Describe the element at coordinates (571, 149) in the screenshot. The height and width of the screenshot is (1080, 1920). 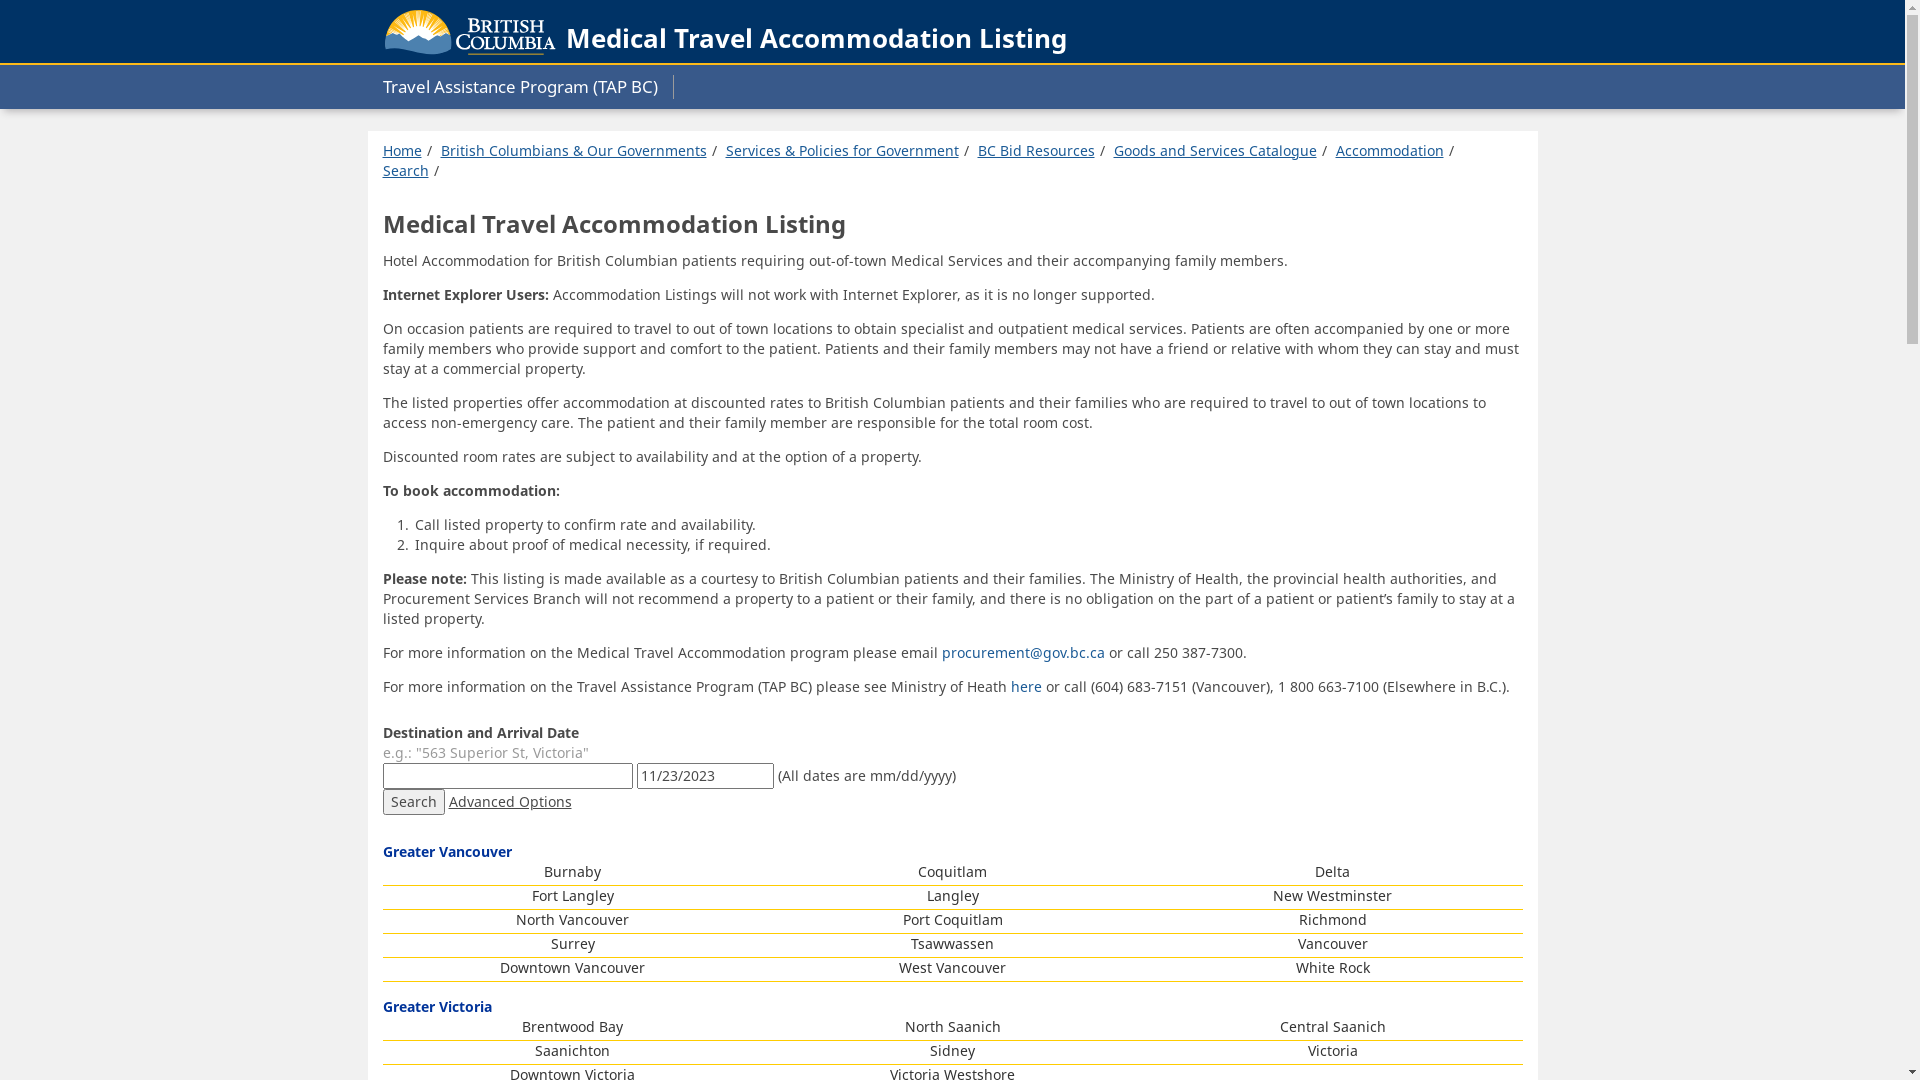
I see `'British Columbians & Our Governments'` at that location.